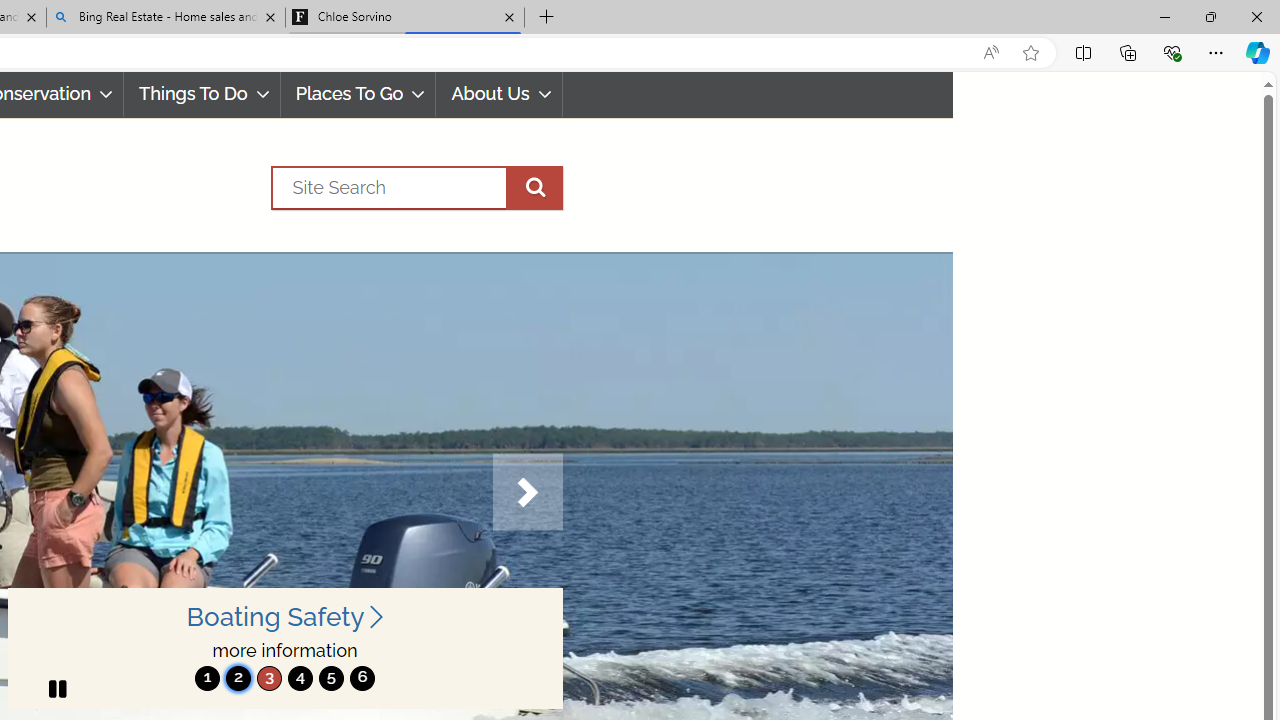 Image resolution: width=1280 pixels, height=720 pixels. What do you see at coordinates (1082, 51) in the screenshot?
I see `'Split screen'` at bounding box center [1082, 51].